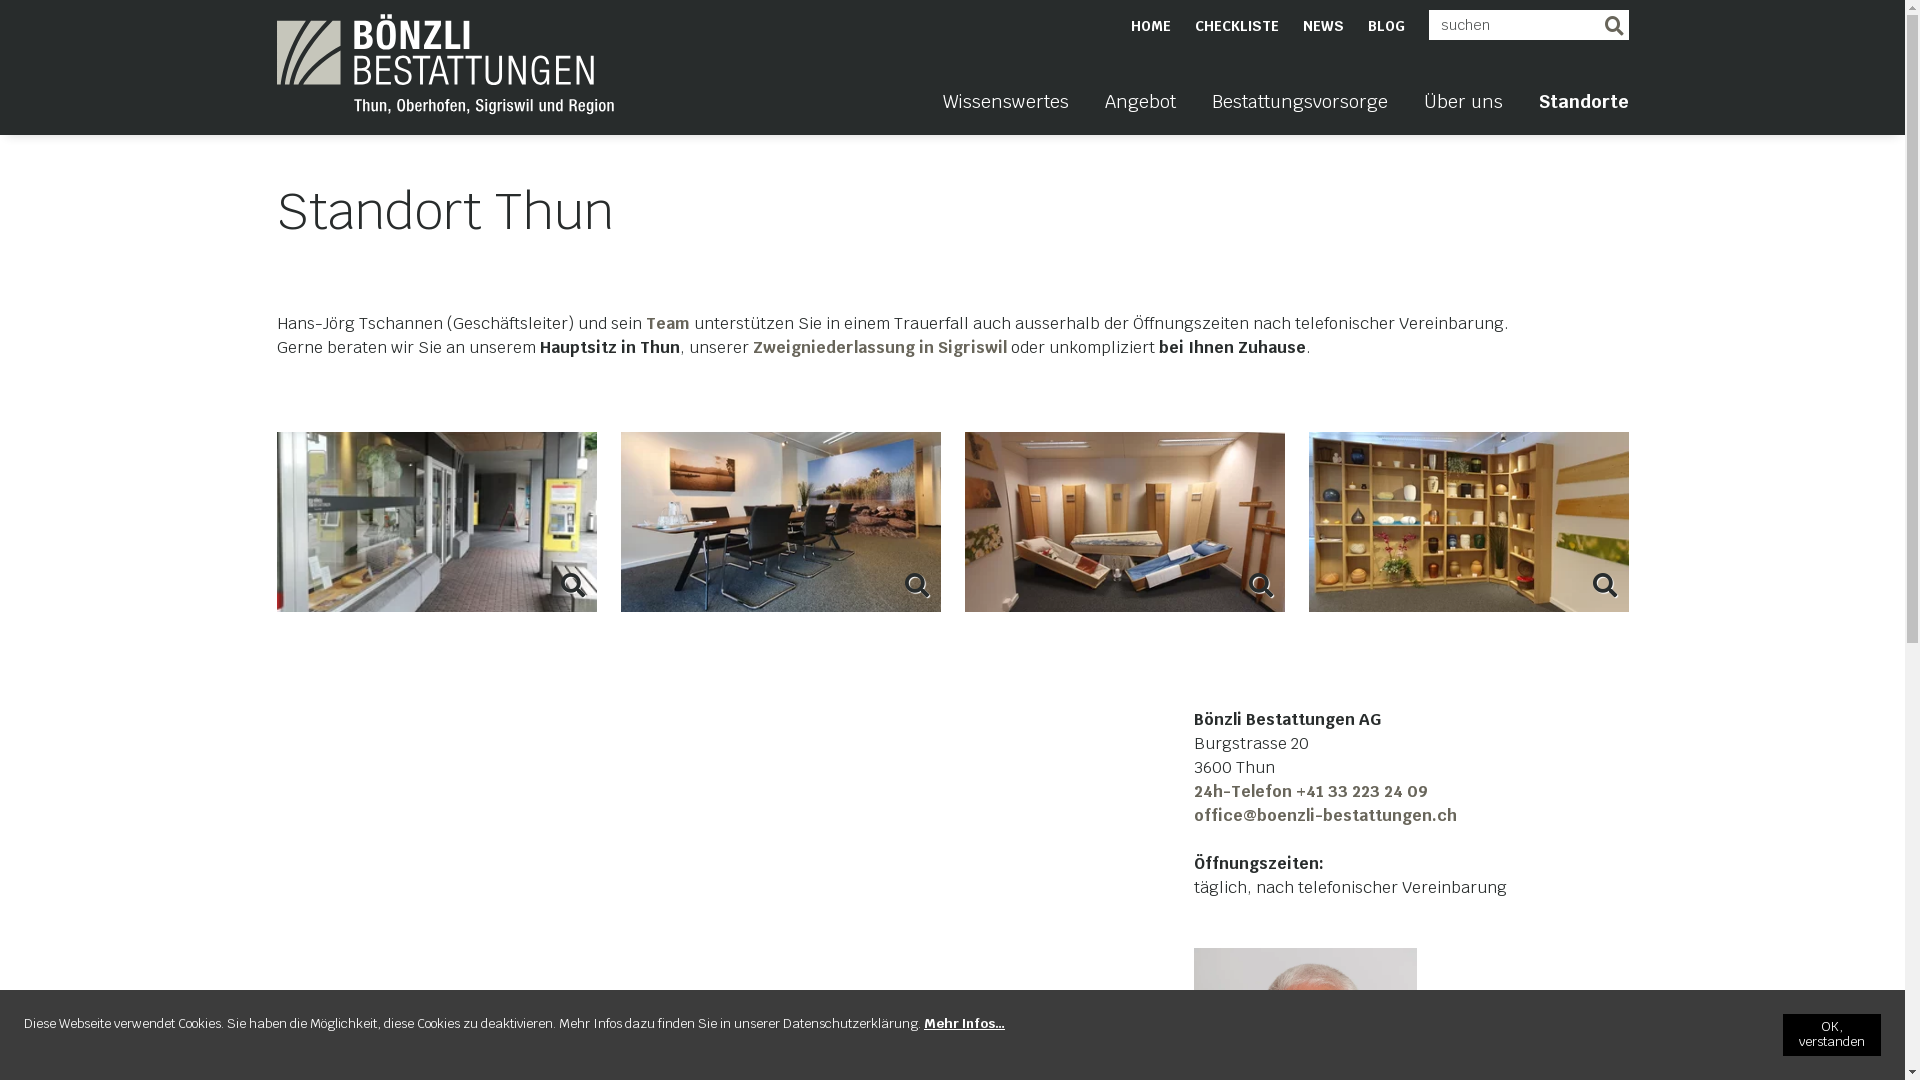 The image size is (1920, 1080). I want to click on '24h-Telefon', so click(1243, 790).